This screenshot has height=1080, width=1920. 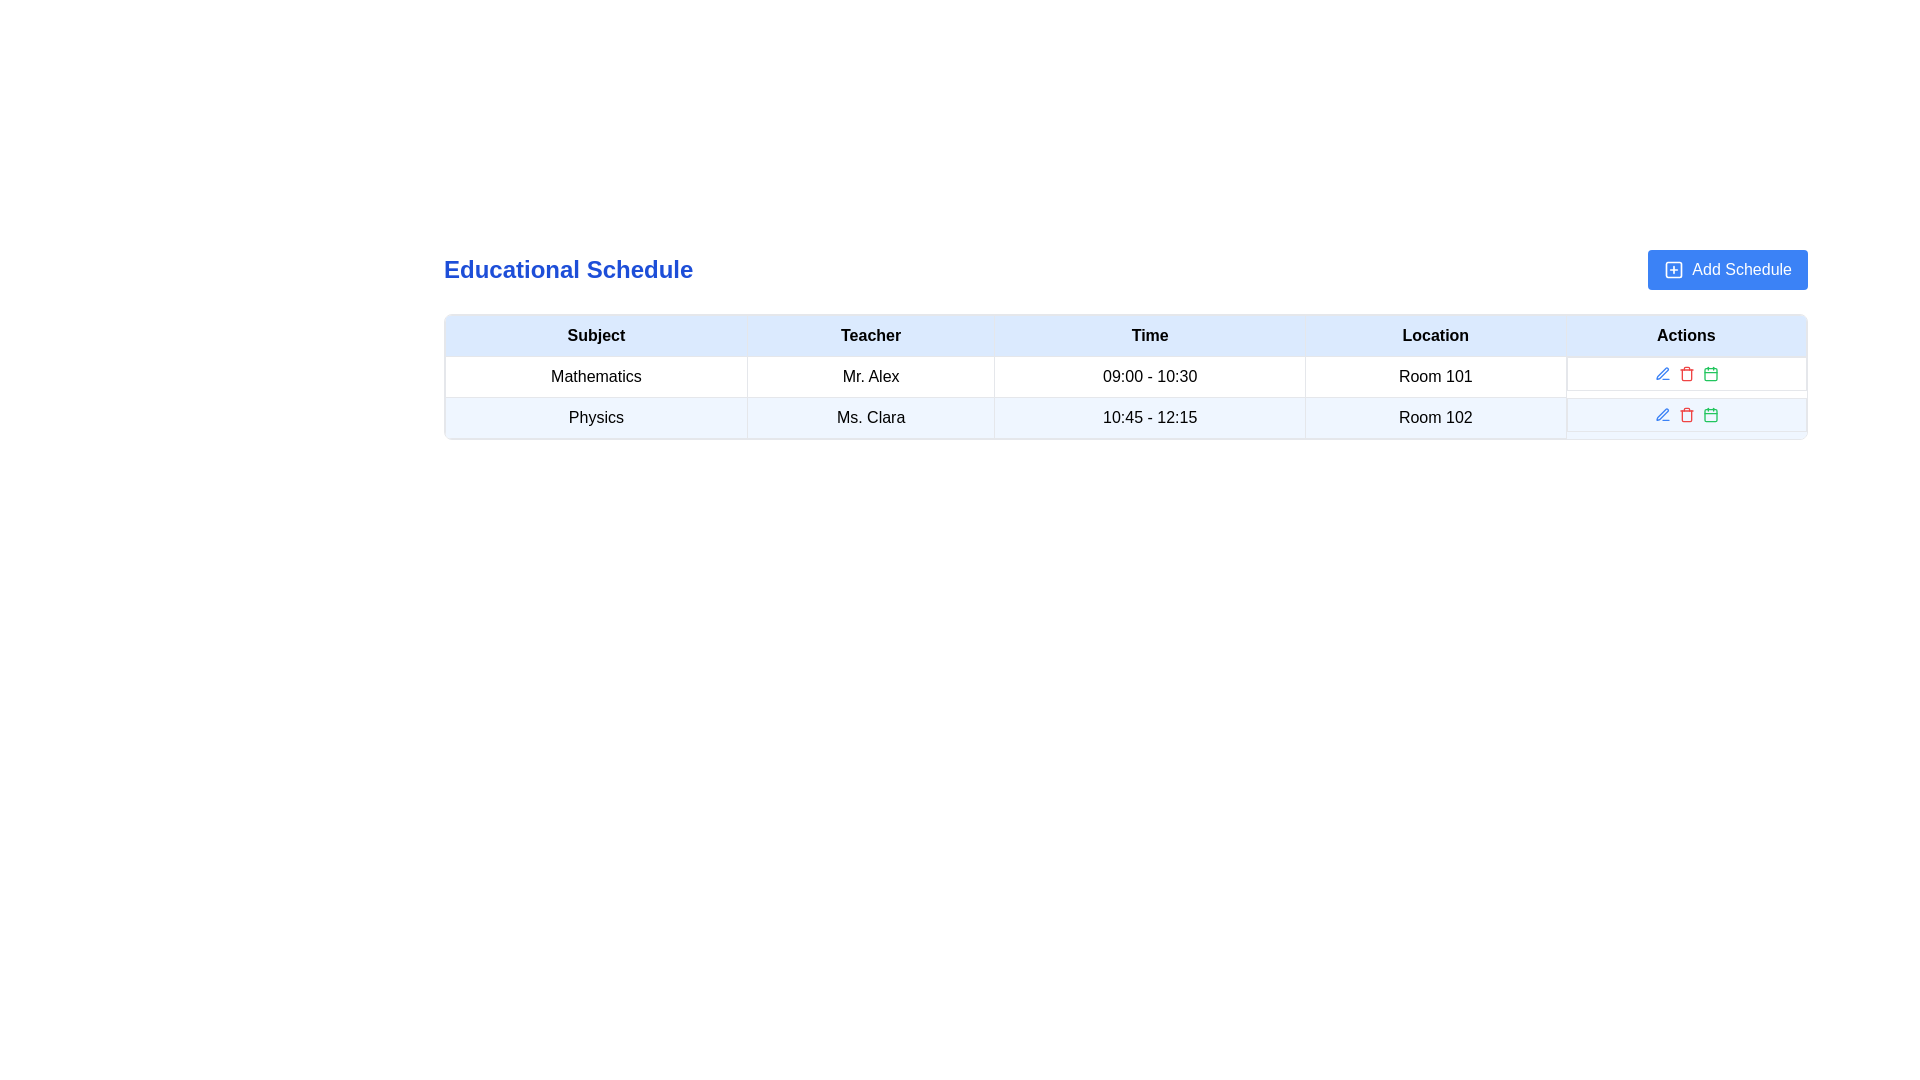 What do you see at coordinates (567, 270) in the screenshot?
I see `the static text or label that serves as the title or header for the educational schedule, located in the top-left section of the interface above the schedule details table` at bounding box center [567, 270].